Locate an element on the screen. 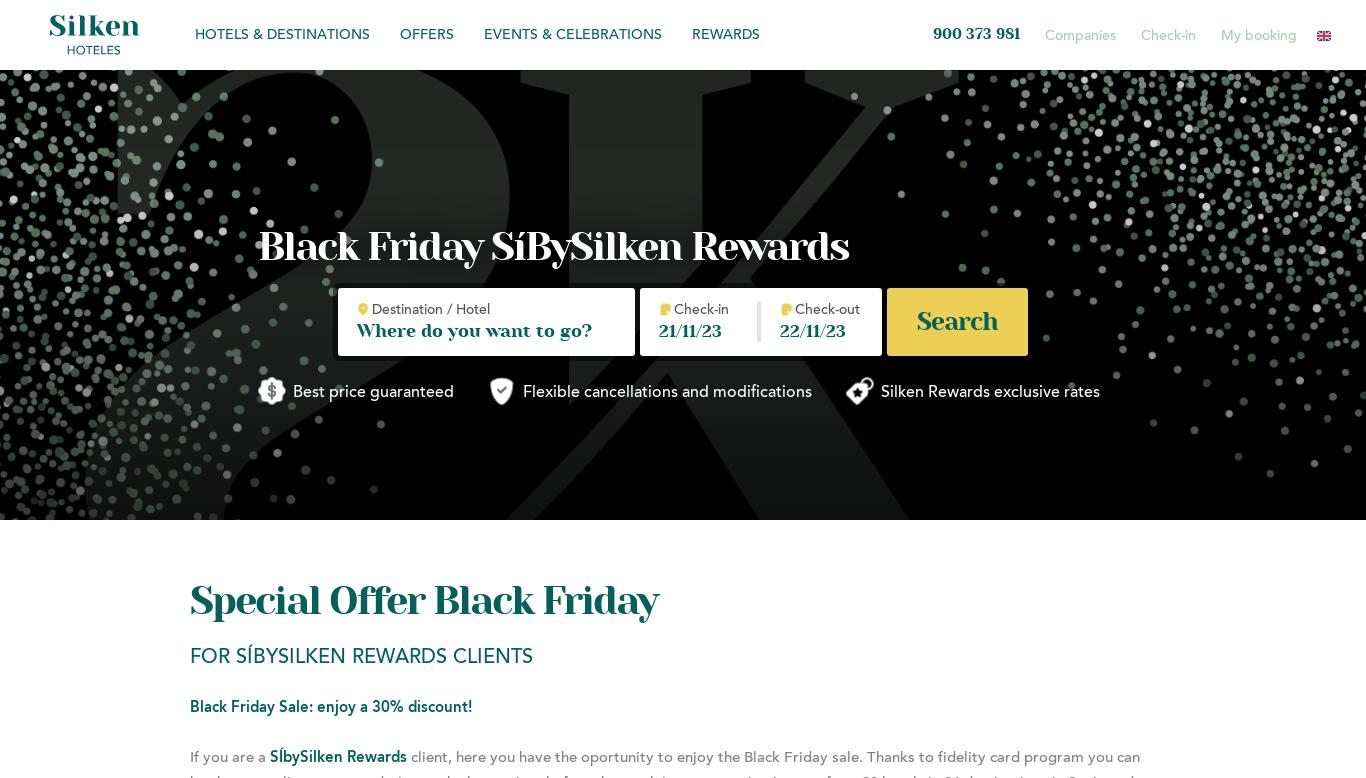 This screenshot has width=1366, height=778. 'Black Friday Sale: enjoy a 30% discount!' is located at coordinates (330, 708).